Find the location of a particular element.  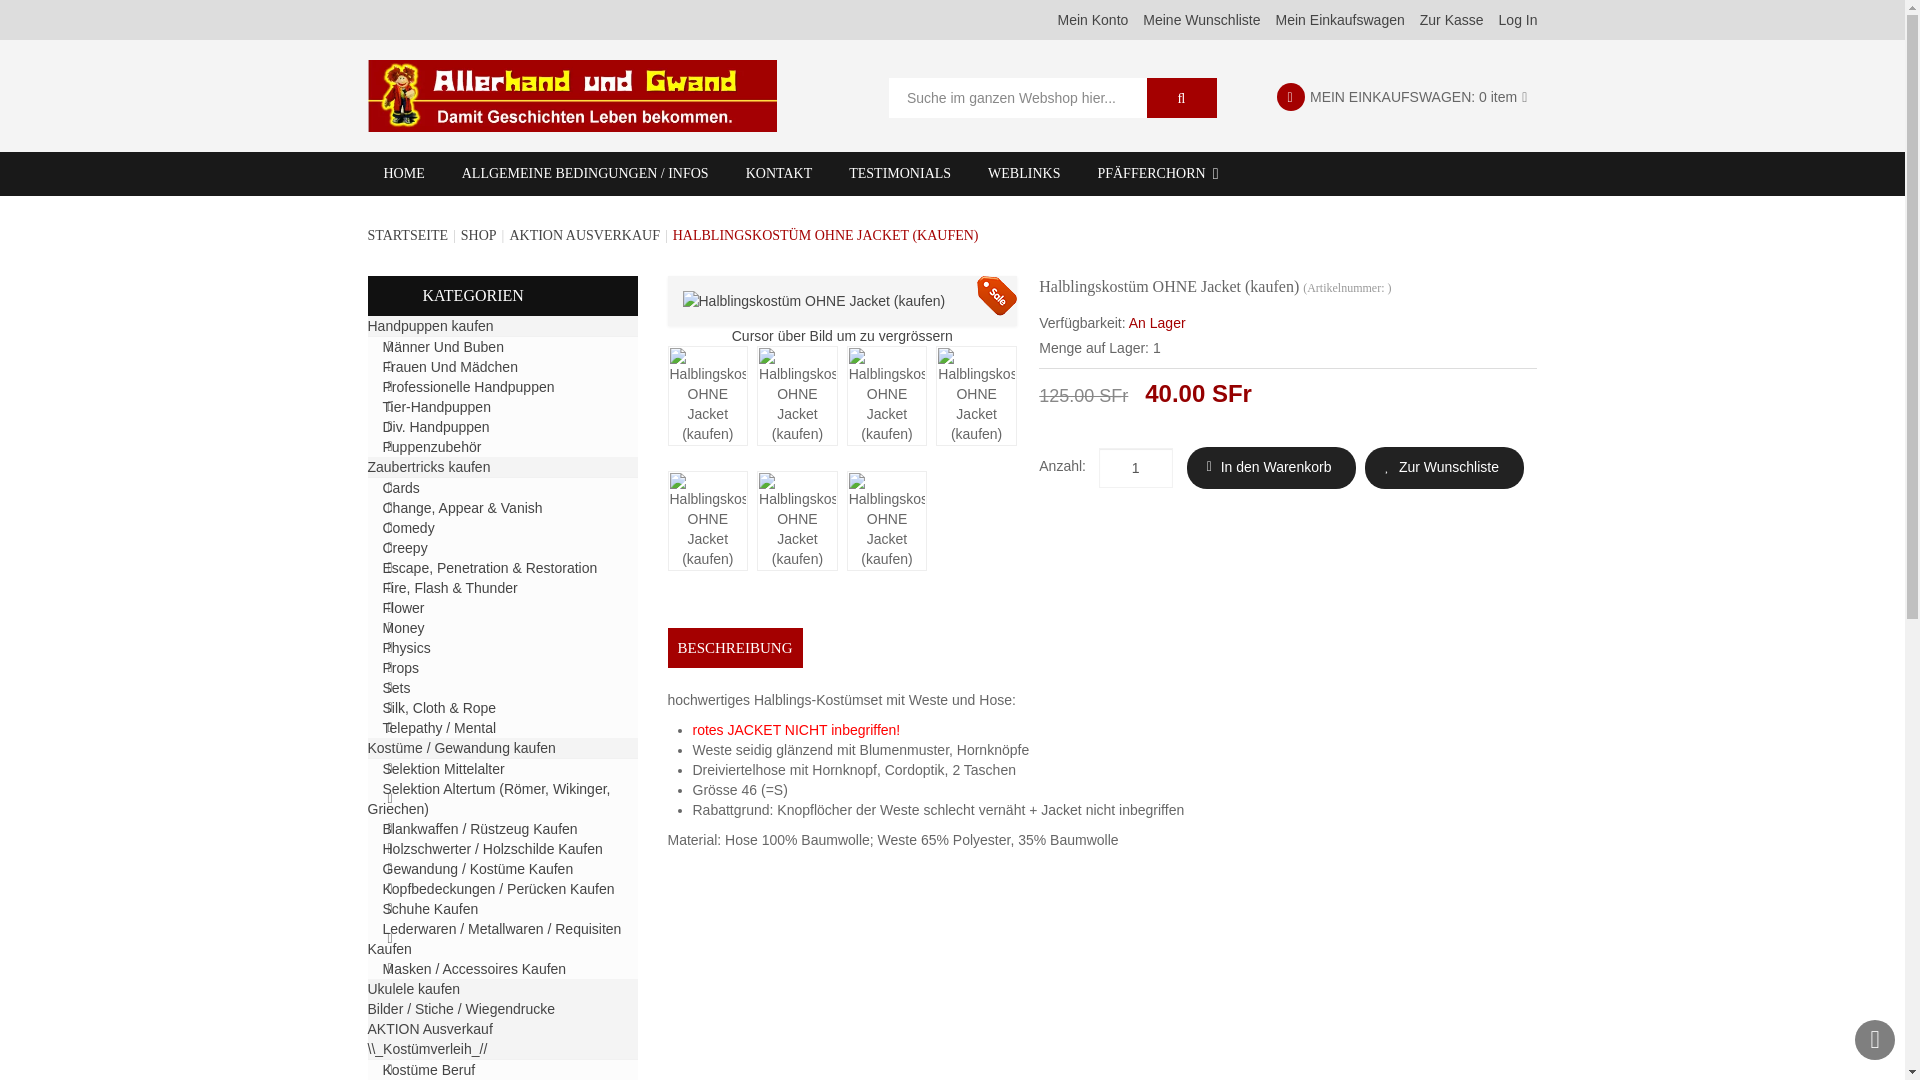

'Ukulele kaufen' is located at coordinates (413, 987).